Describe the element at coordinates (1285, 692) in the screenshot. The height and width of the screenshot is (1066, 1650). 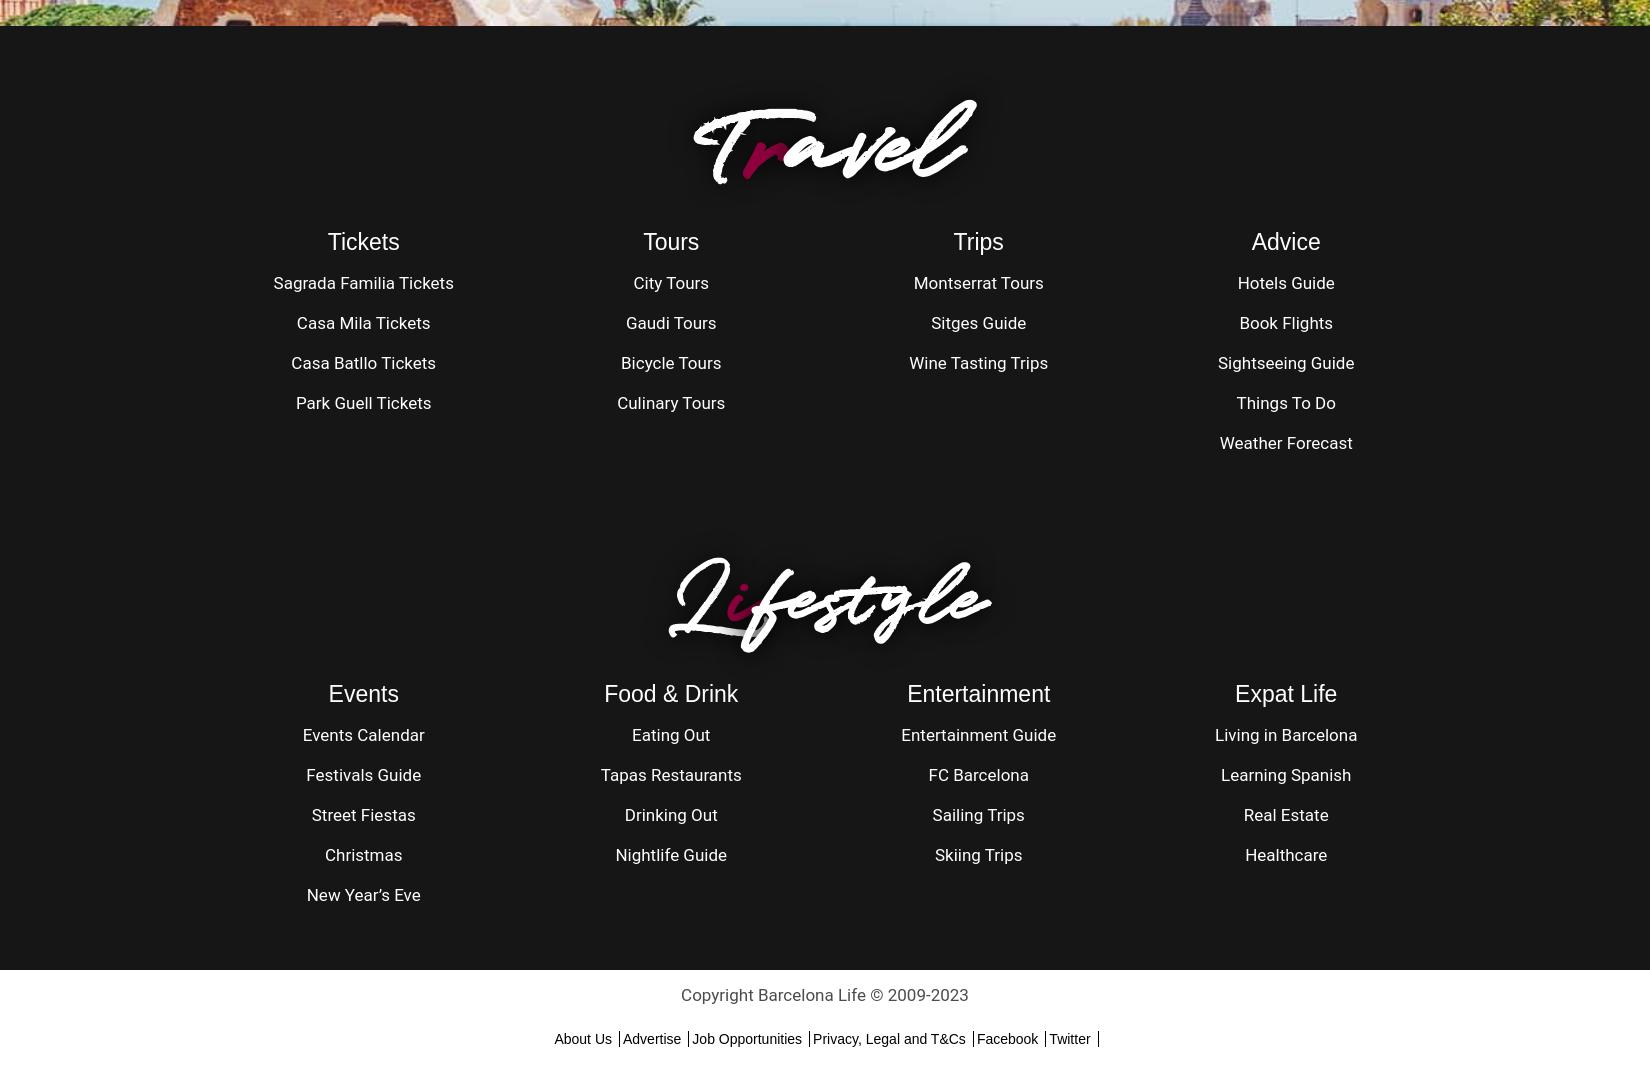
I see `'Expat Life'` at that location.